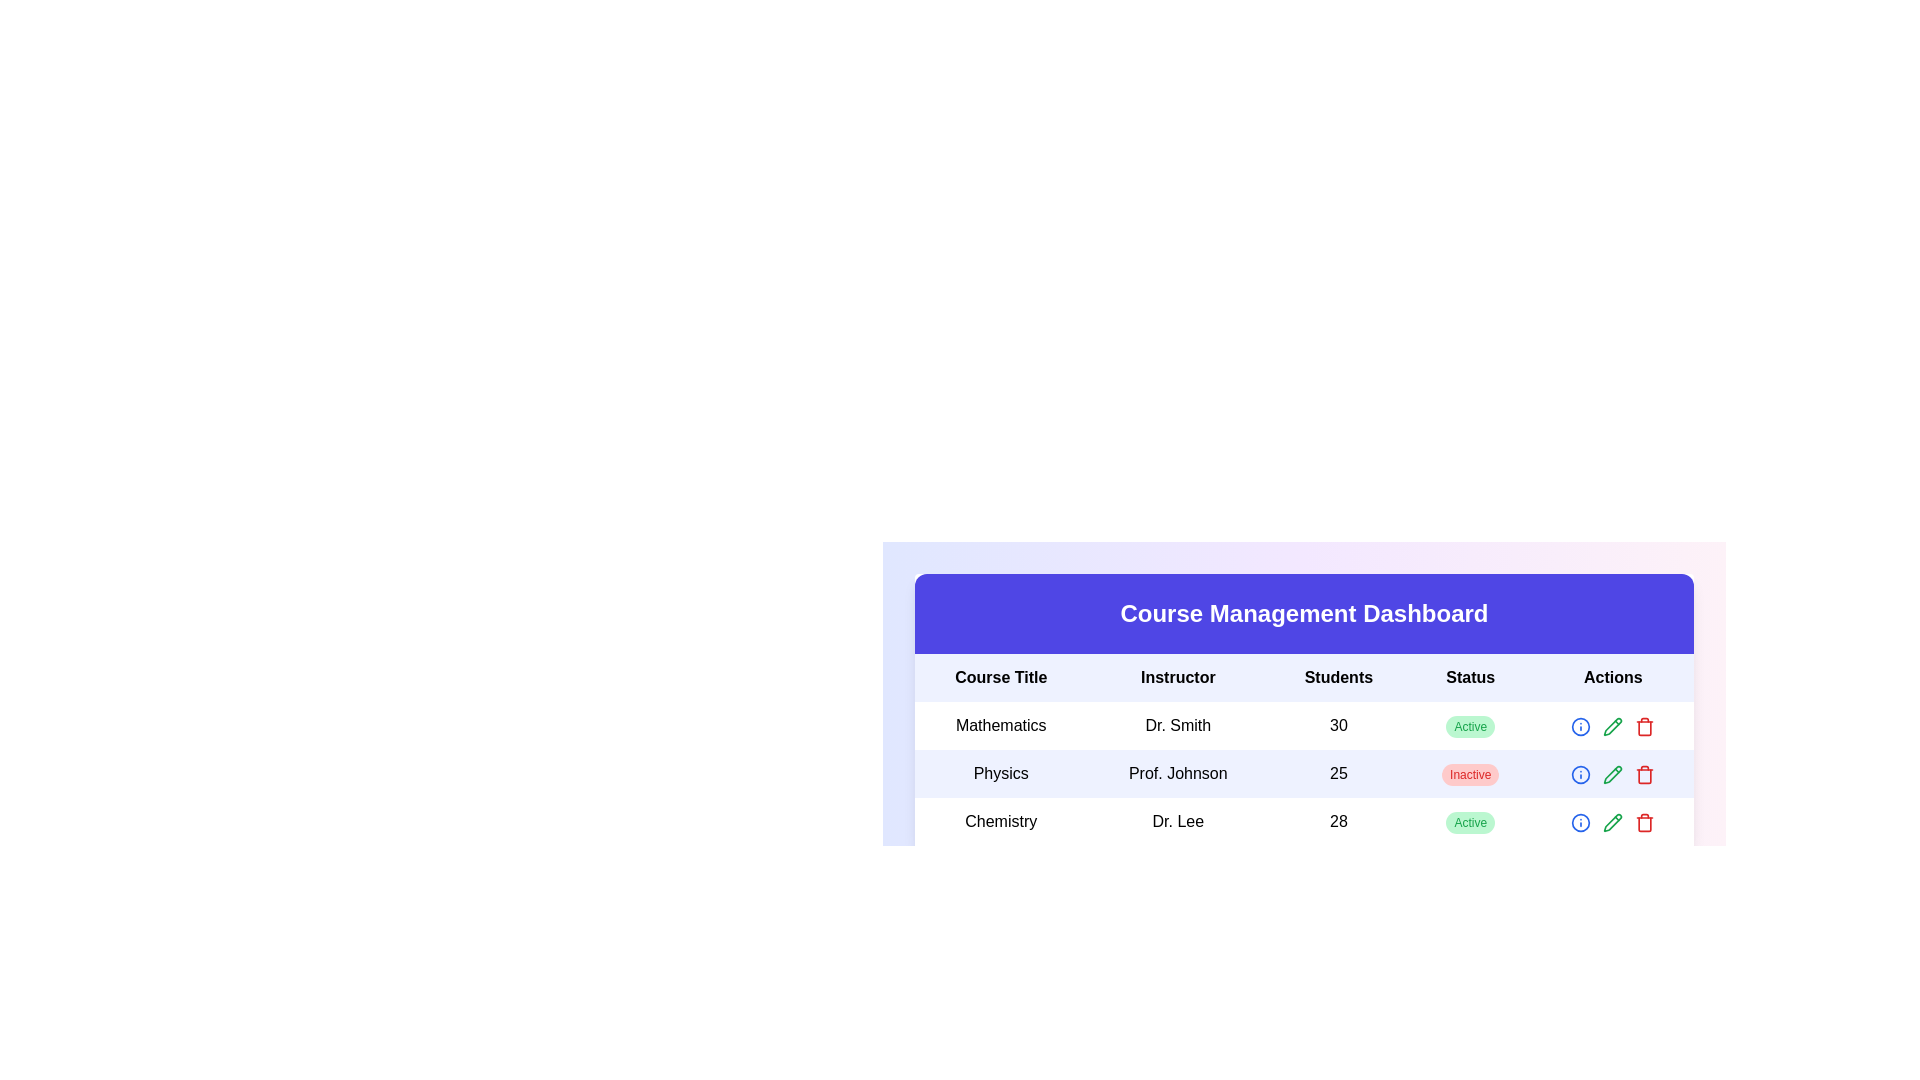  I want to click on the static text element displaying the number '28' in the 'Students' column of the Chemistry row associated with Dr. Lee, so click(1338, 821).